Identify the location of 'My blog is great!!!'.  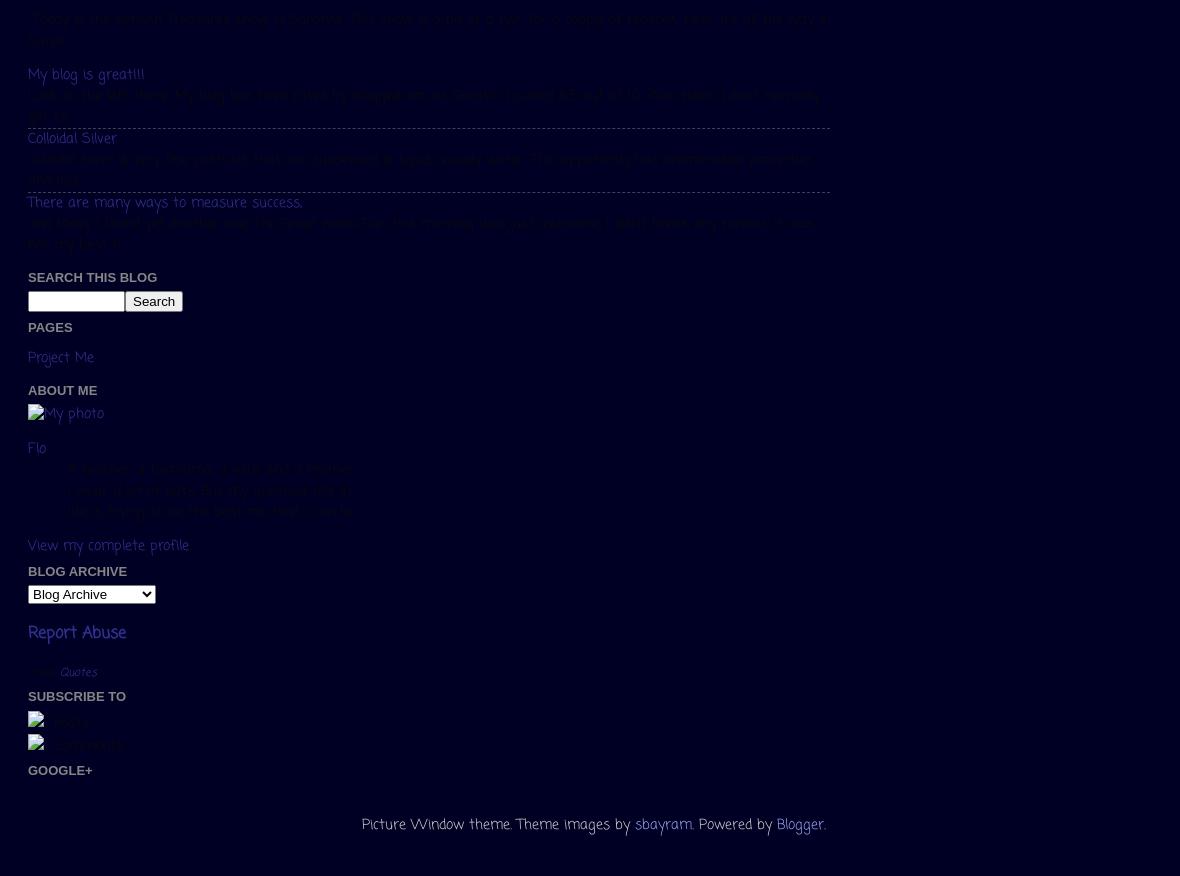
(85, 75).